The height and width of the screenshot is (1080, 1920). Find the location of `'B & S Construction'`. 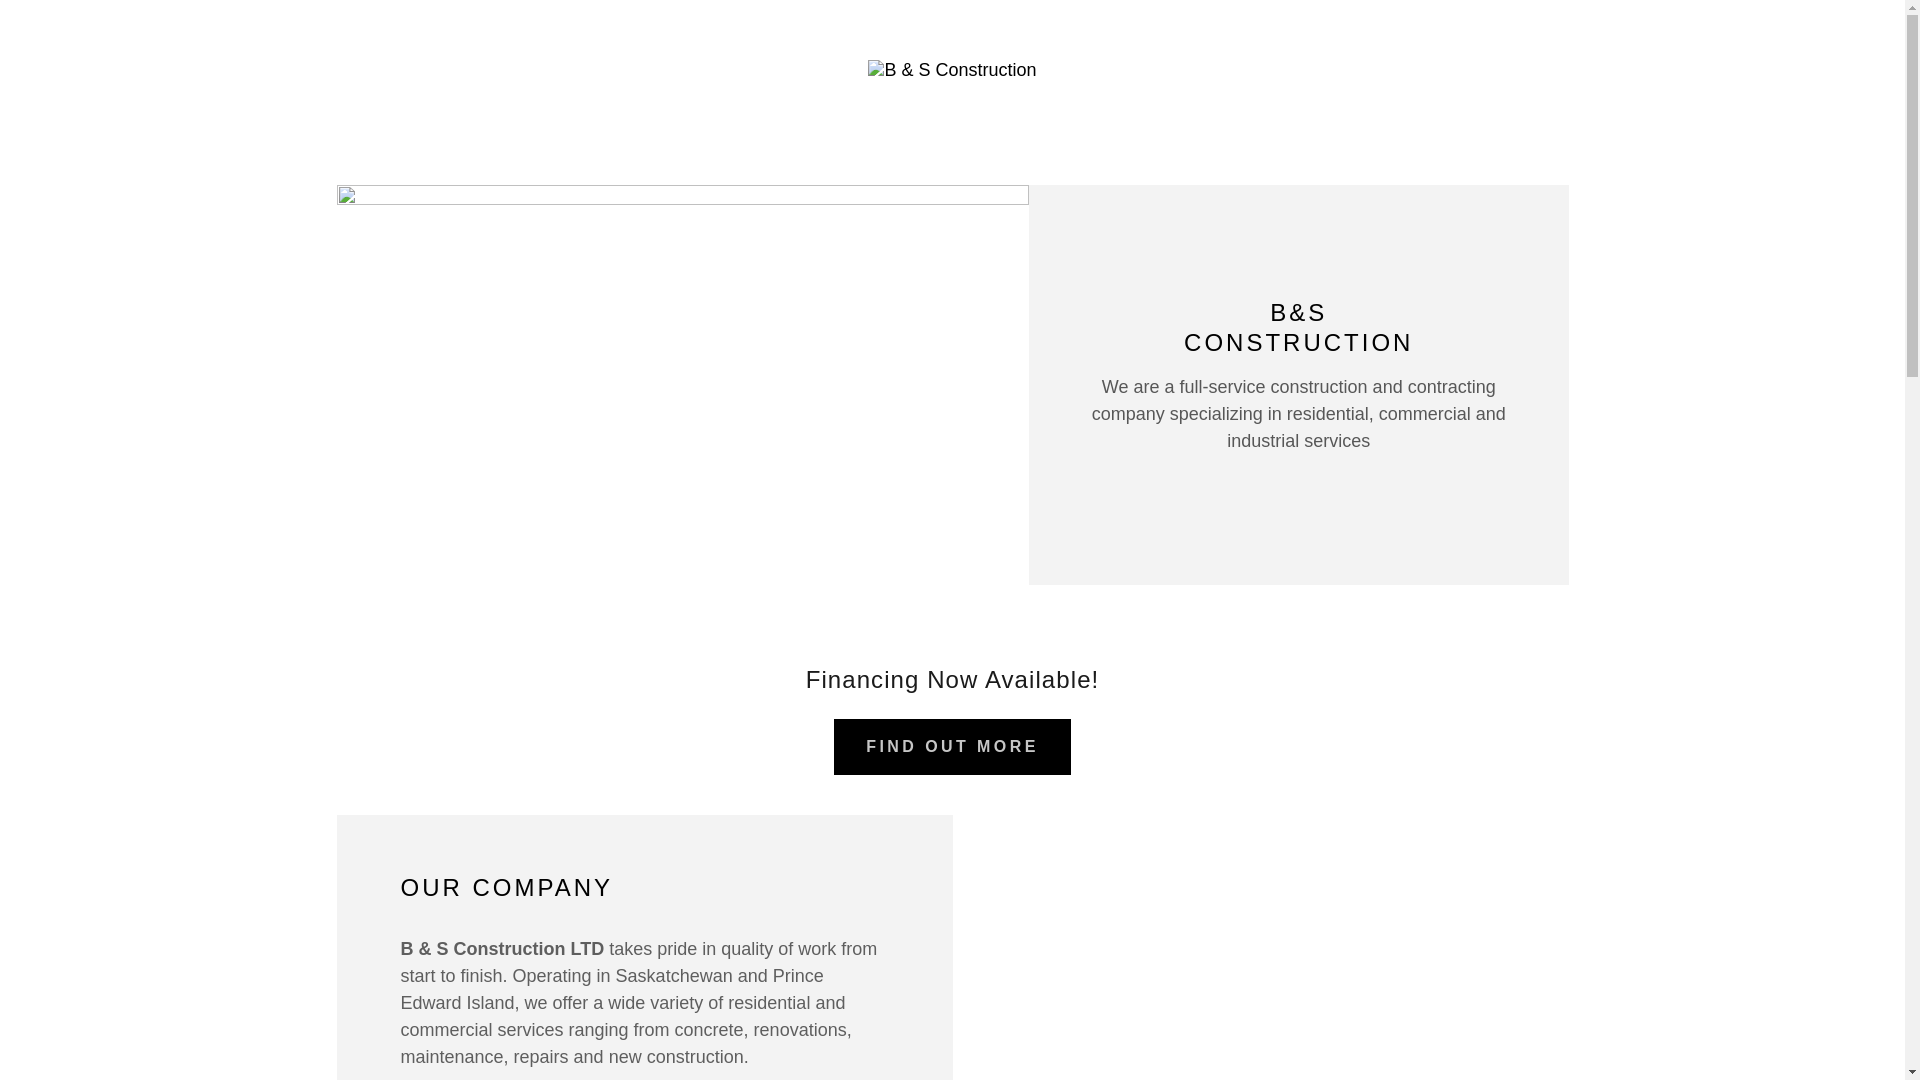

'B & S Construction' is located at coordinates (950, 68).